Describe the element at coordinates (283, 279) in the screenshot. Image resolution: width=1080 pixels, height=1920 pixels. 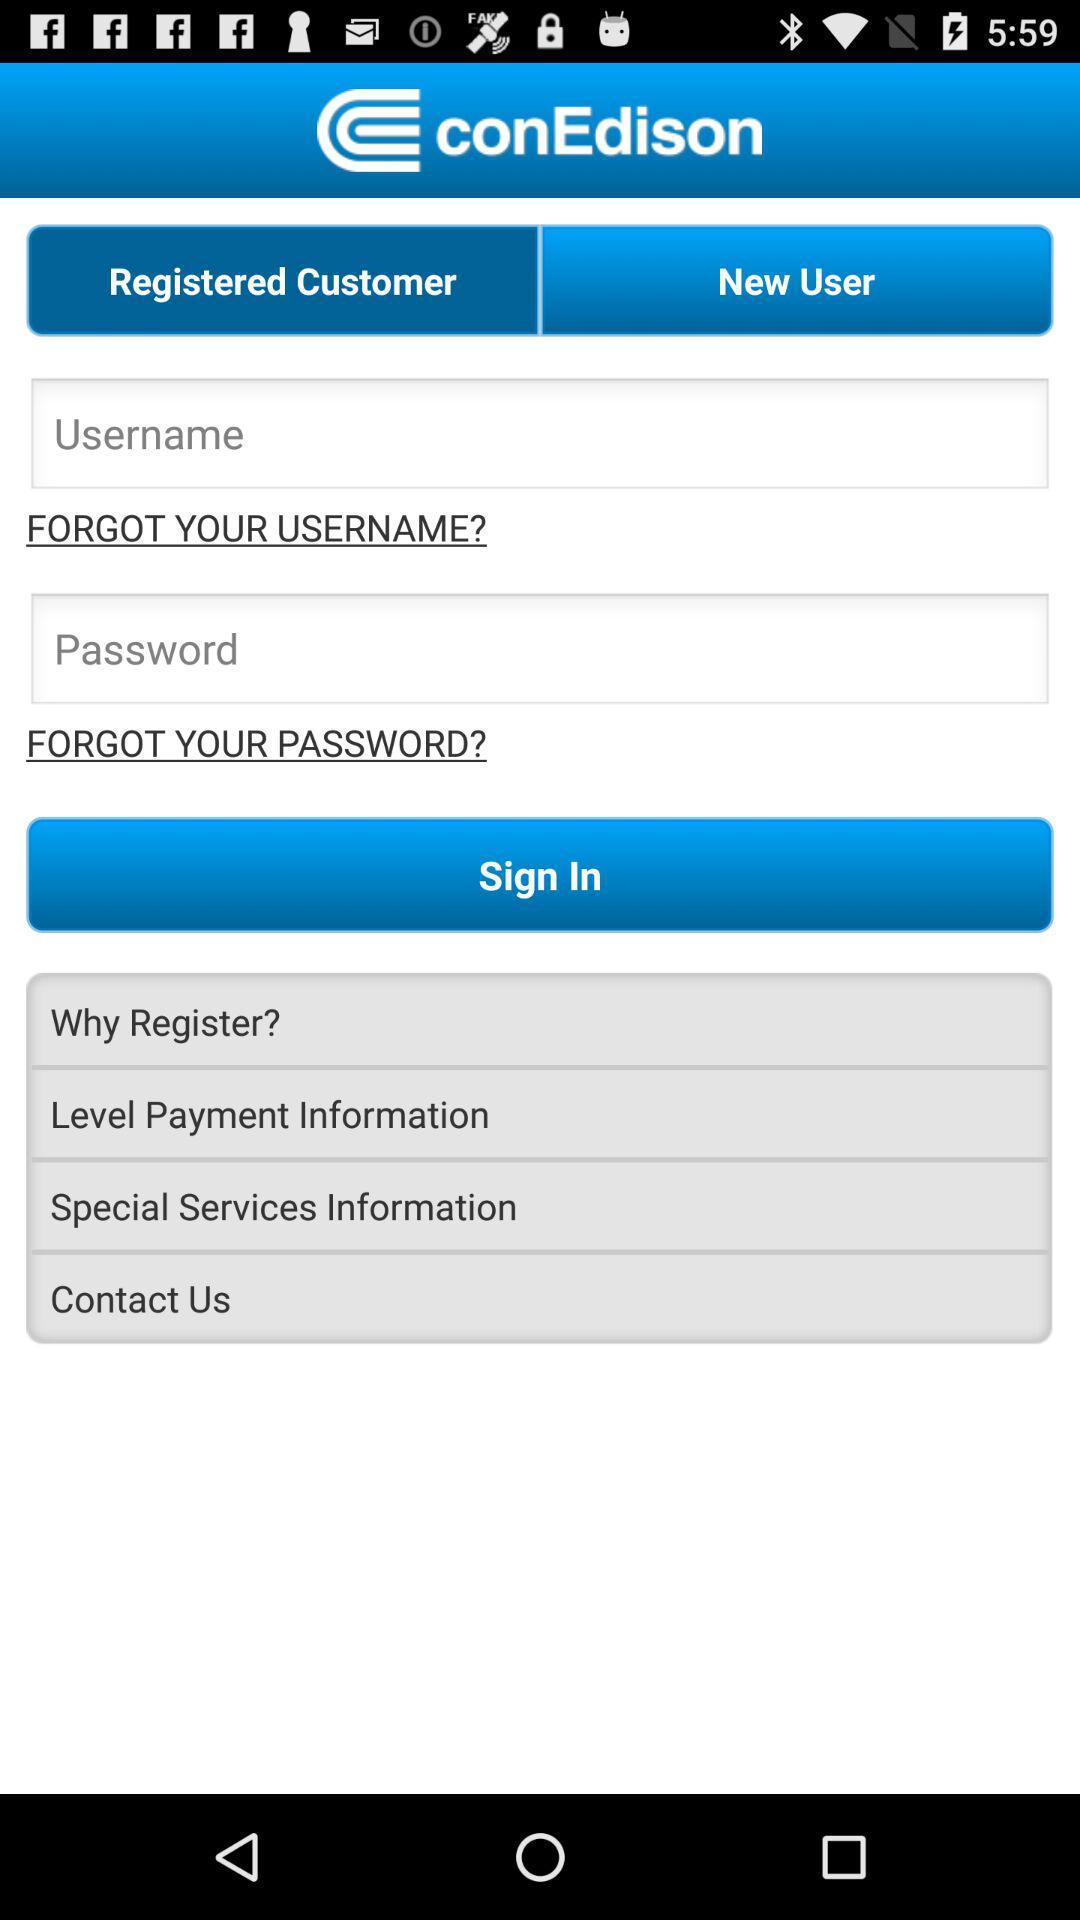
I see `item next to new user` at that location.